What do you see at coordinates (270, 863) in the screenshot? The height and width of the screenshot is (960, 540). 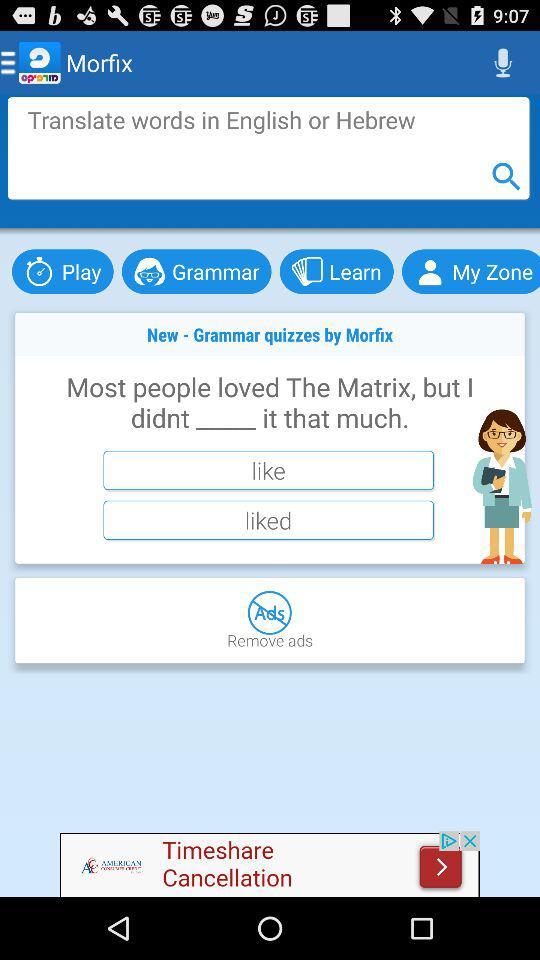 I see `advertisement link` at bounding box center [270, 863].